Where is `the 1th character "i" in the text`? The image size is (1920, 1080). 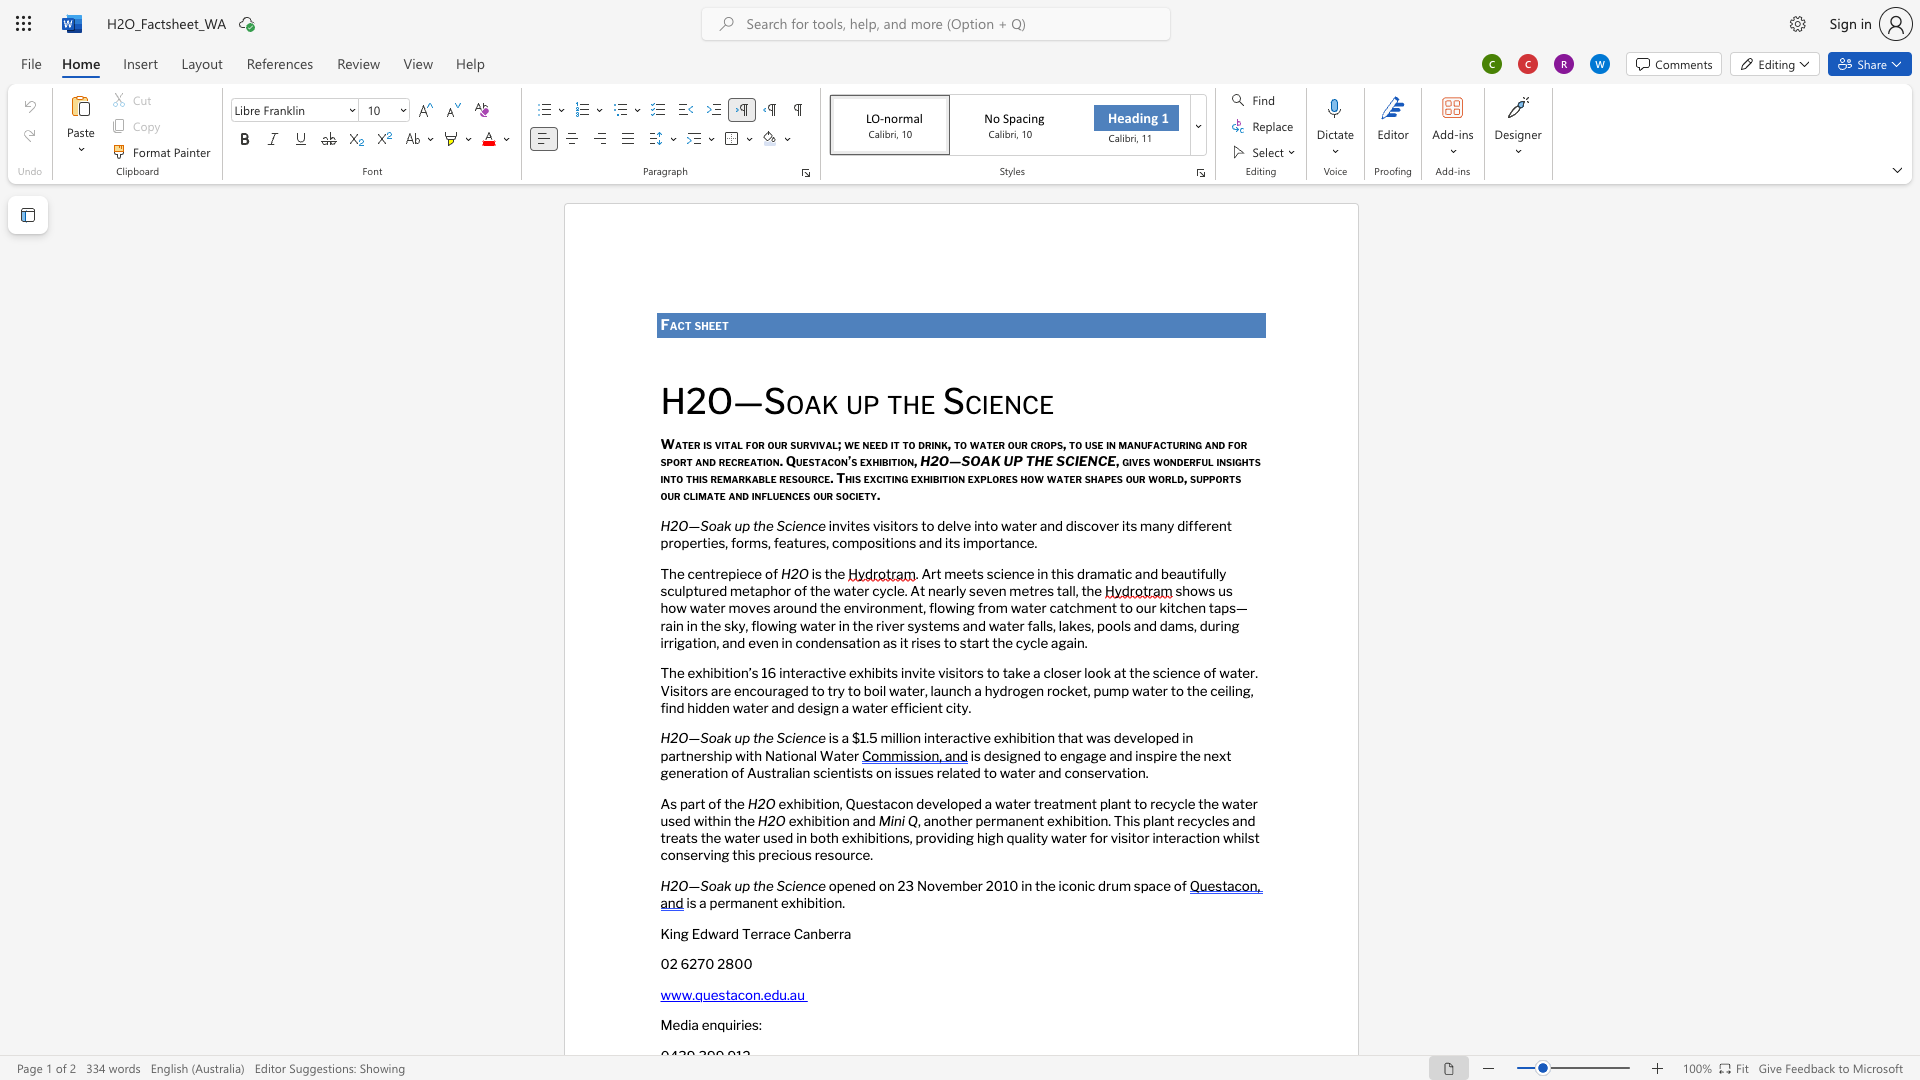
the 1th character "i" in the text is located at coordinates (792, 884).